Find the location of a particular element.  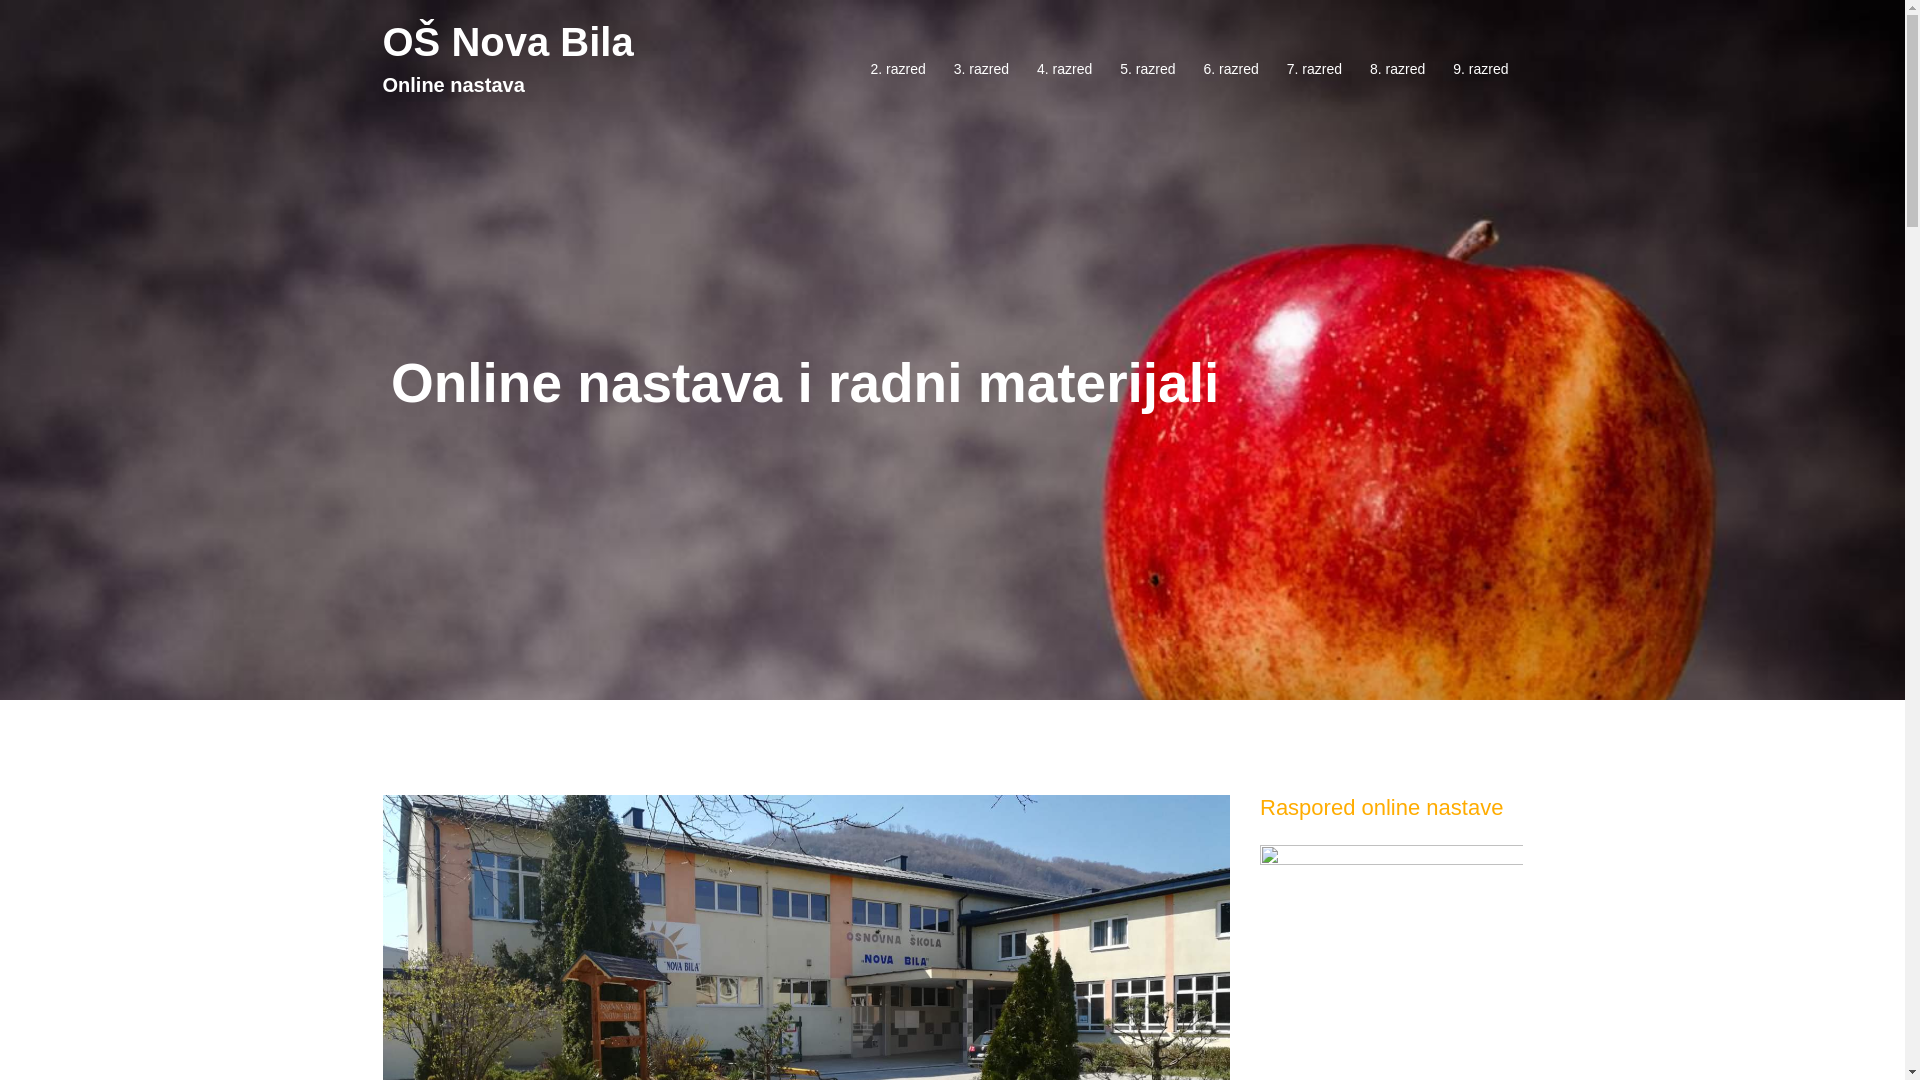

'9. razred' is located at coordinates (1480, 68).